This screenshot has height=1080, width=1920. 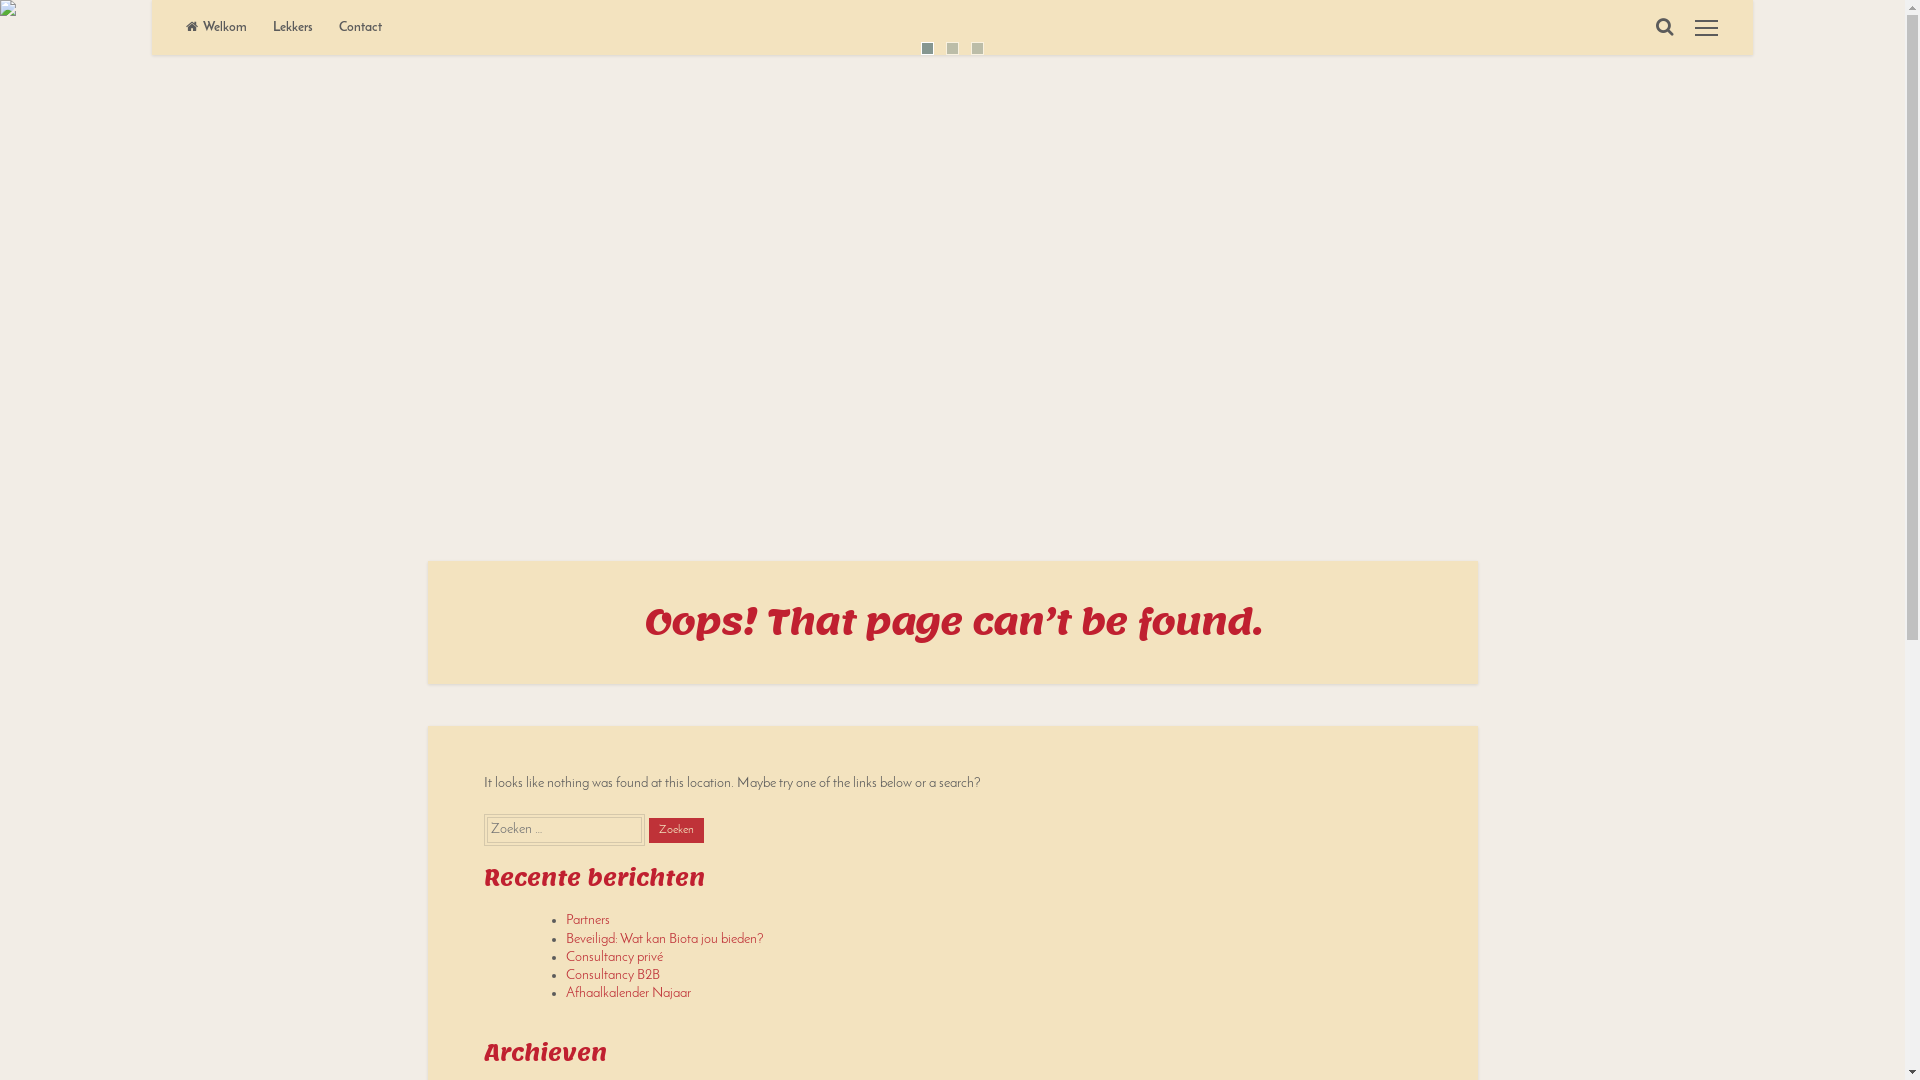 I want to click on 'Lekkers', so click(x=291, y=27).